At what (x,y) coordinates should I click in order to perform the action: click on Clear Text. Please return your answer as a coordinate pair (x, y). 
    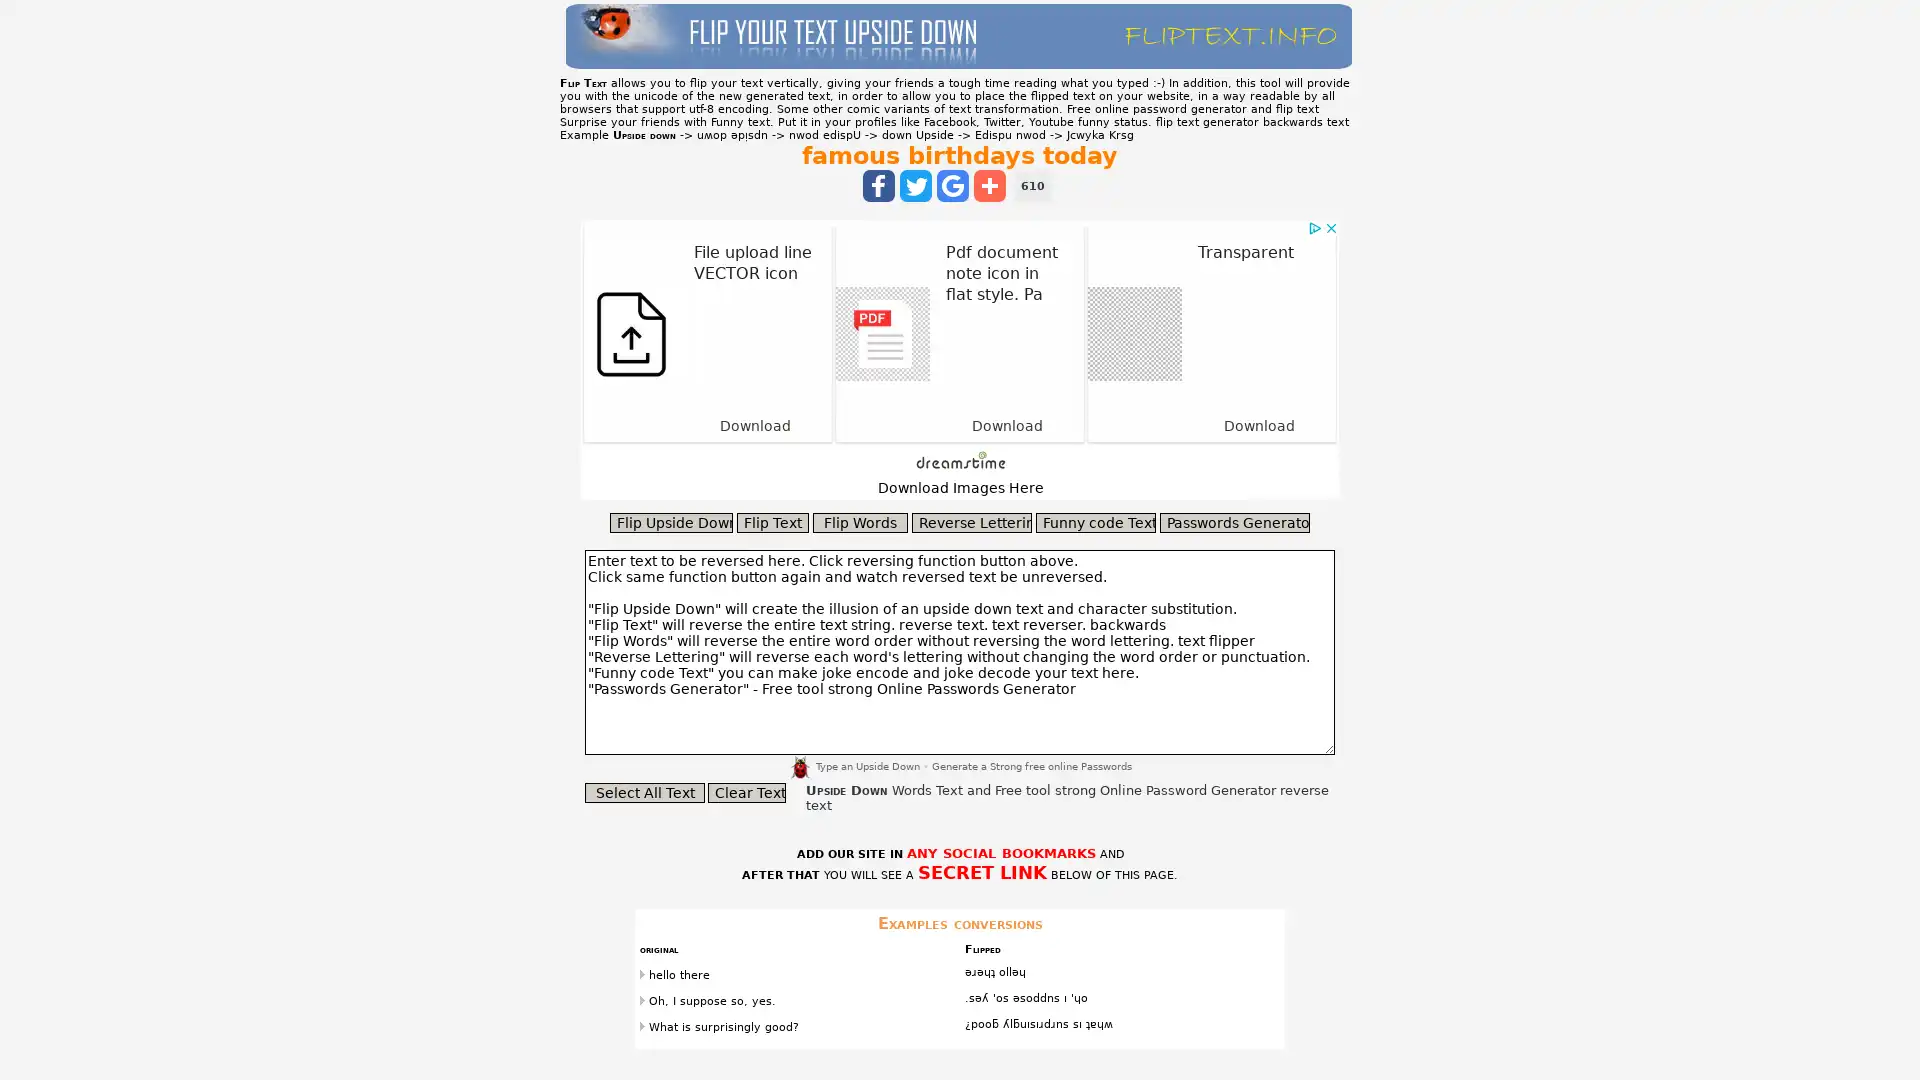
    Looking at the image, I should click on (746, 792).